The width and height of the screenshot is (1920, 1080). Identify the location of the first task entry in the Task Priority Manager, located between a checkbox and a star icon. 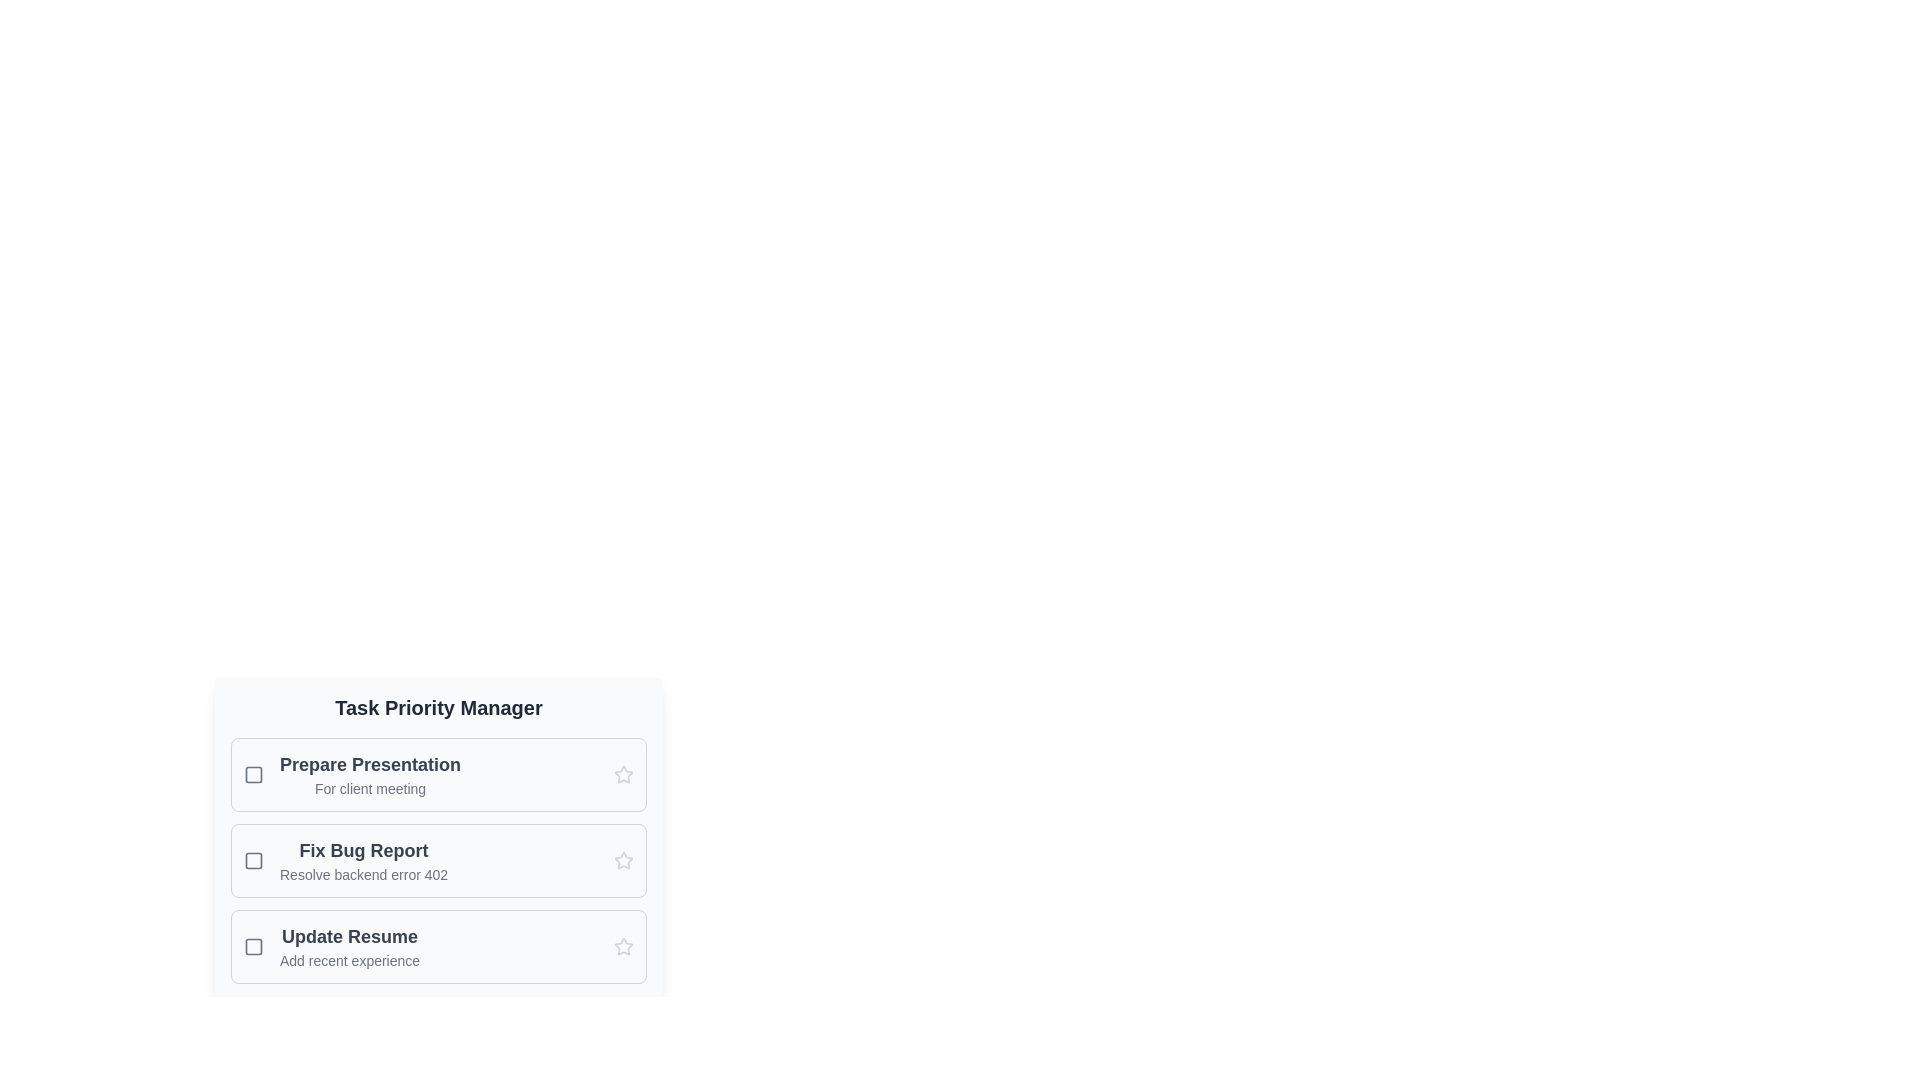
(370, 774).